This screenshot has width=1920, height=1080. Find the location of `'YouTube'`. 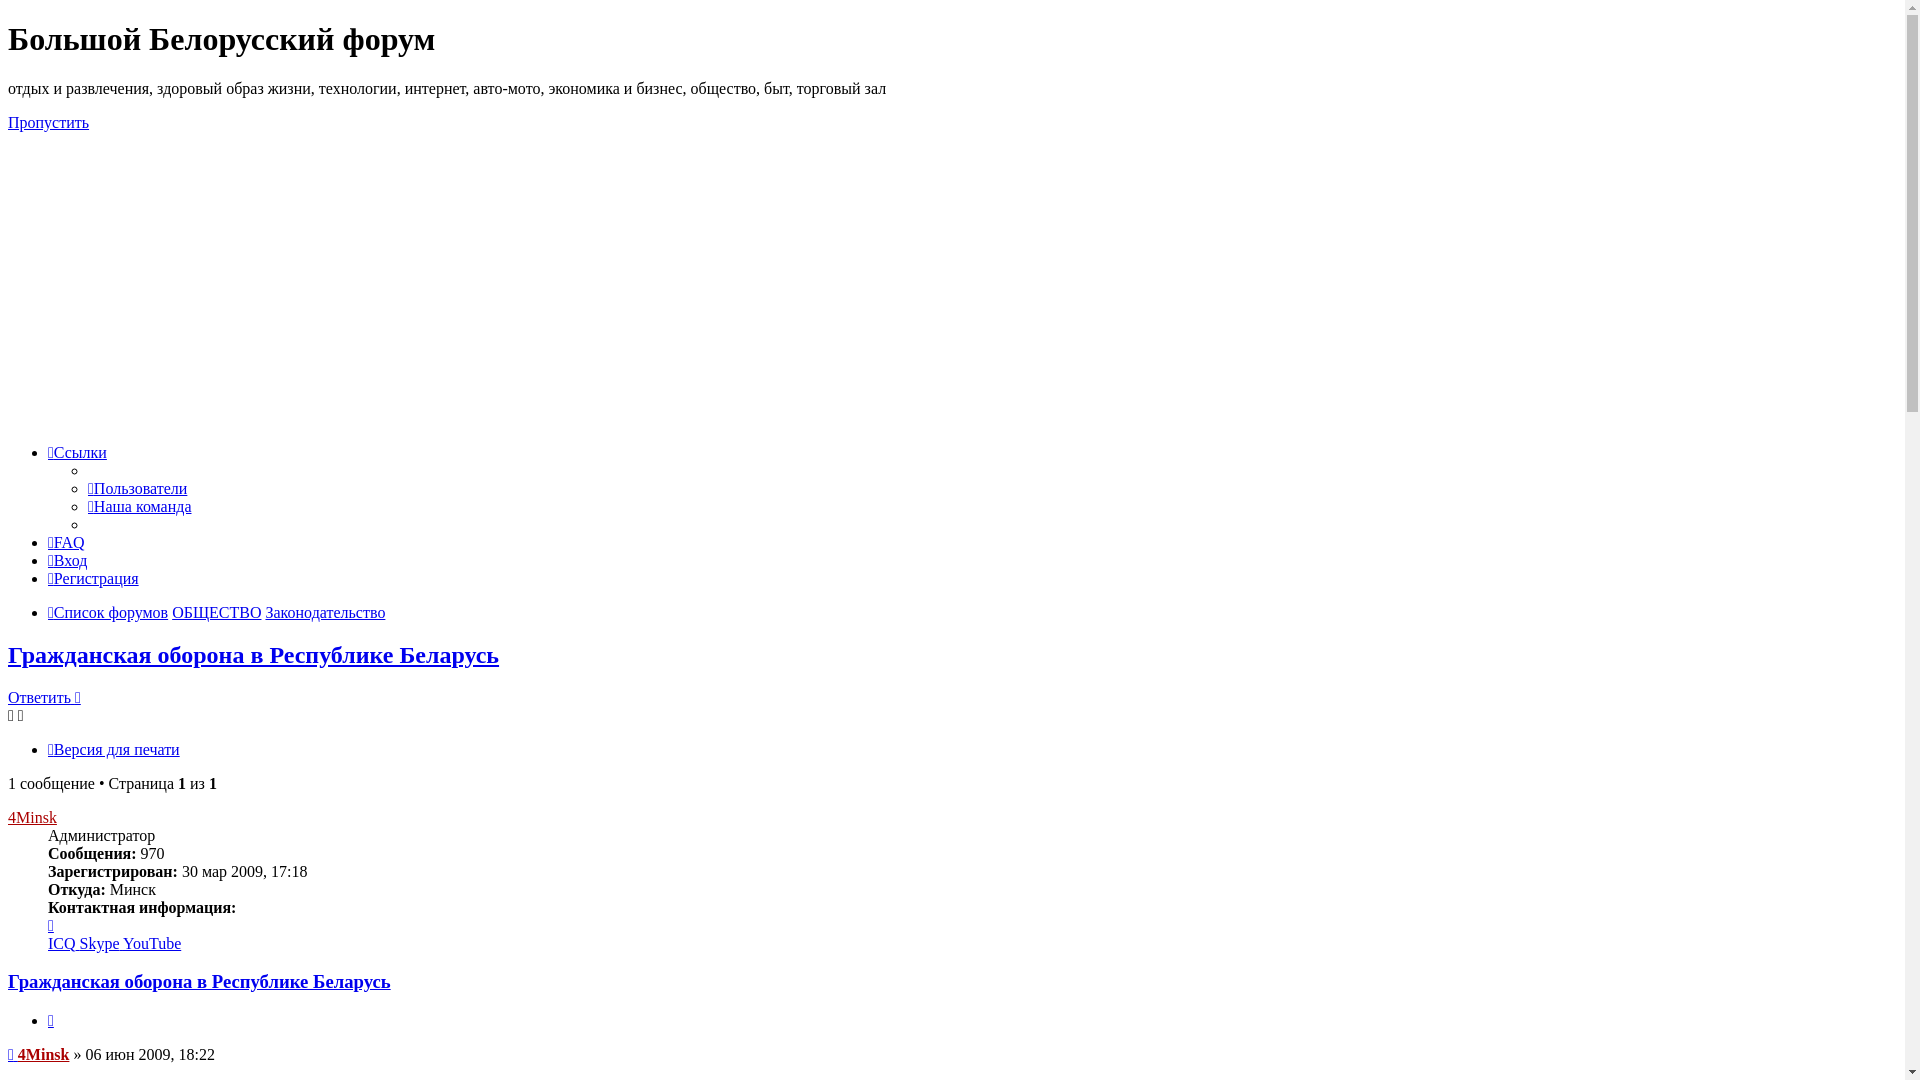

'YouTube' is located at coordinates (151, 943).